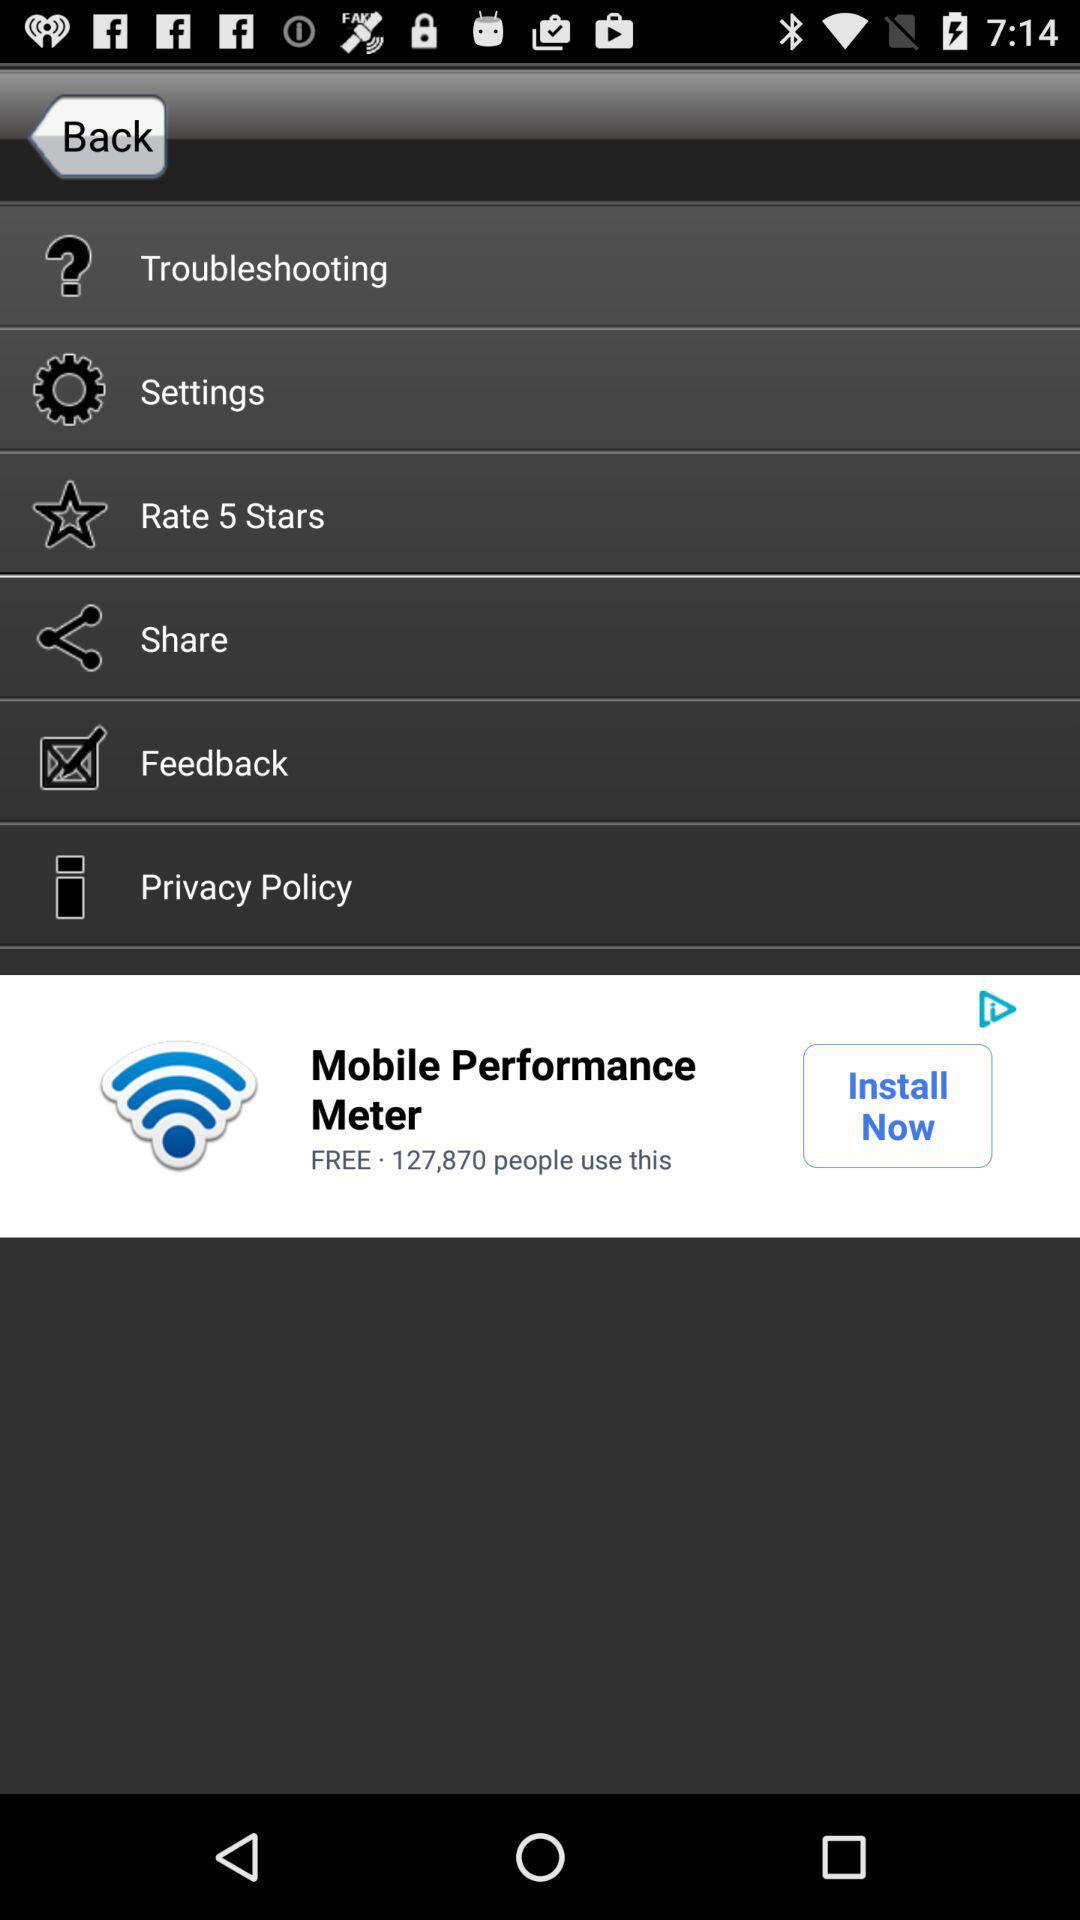  Describe the element at coordinates (97, 134) in the screenshot. I see `the item above the troubleshooting button` at that location.